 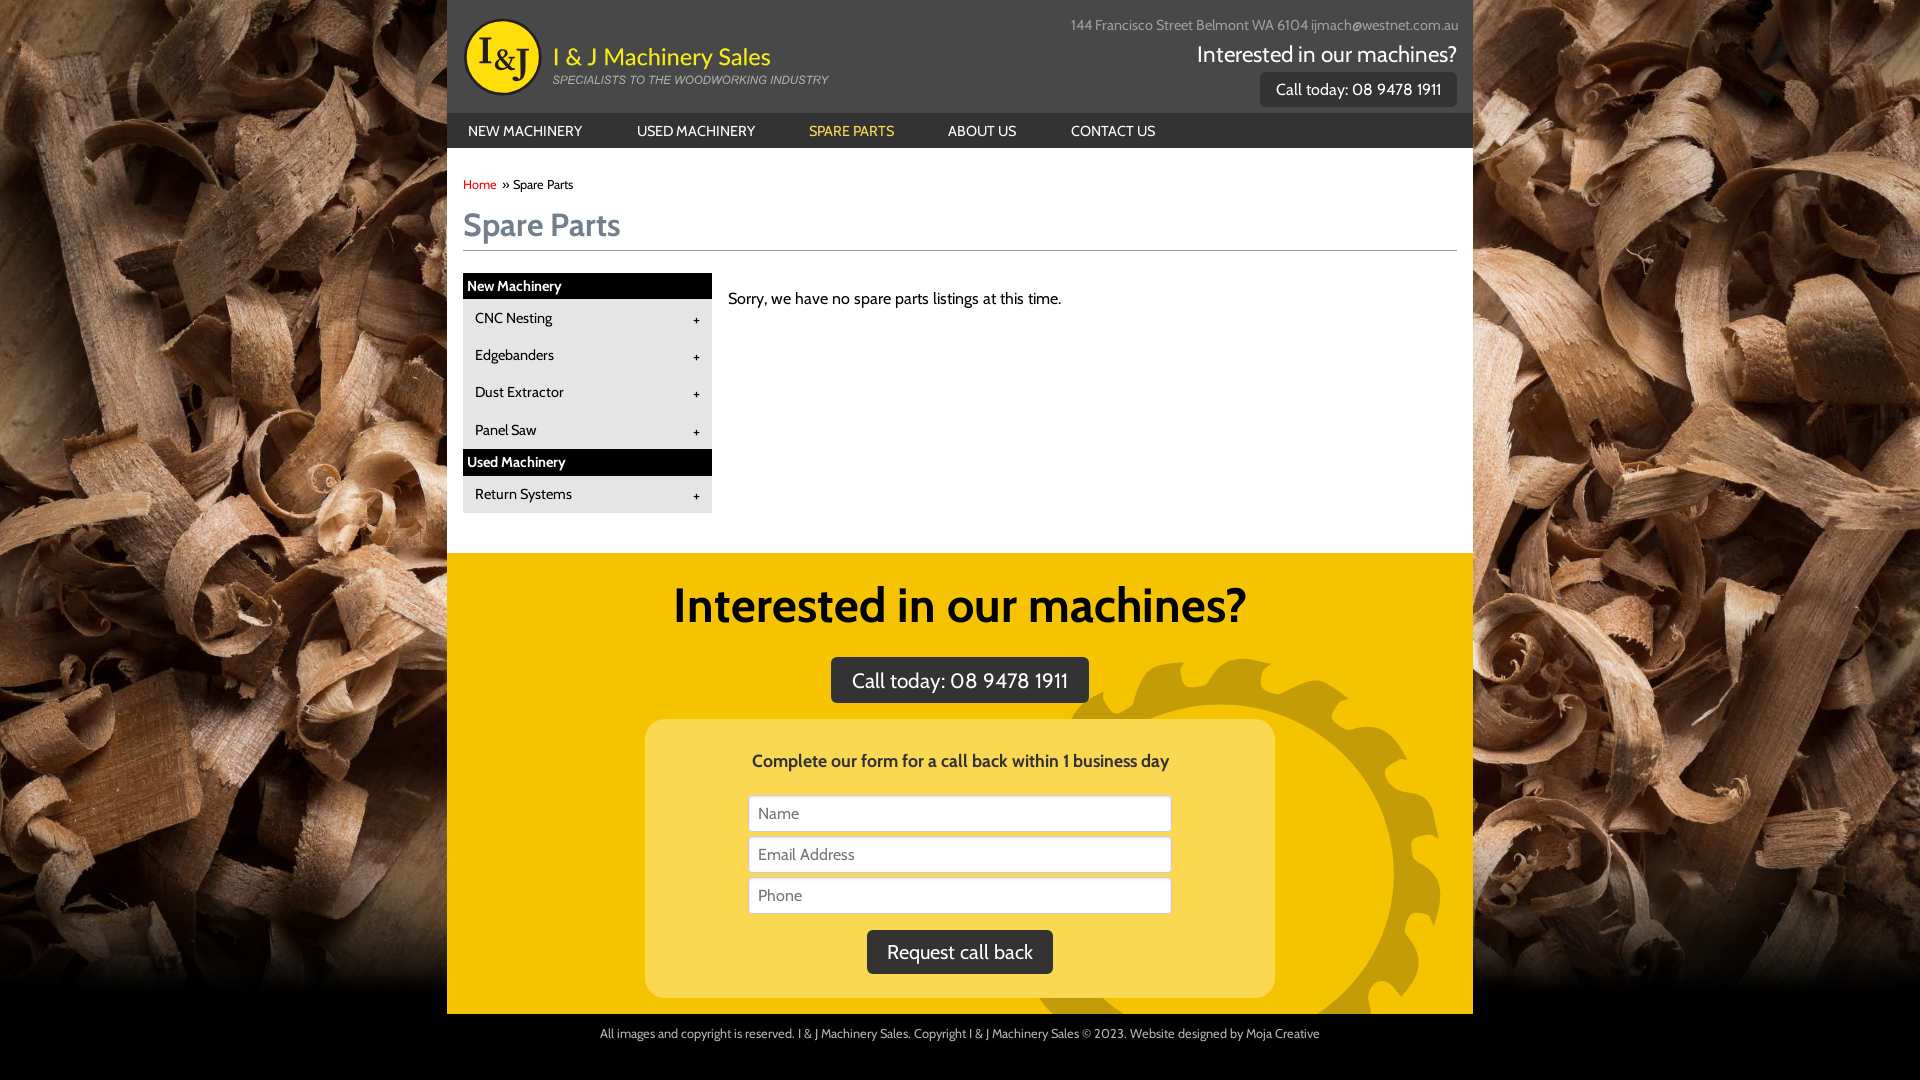 What do you see at coordinates (1384, 24) in the screenshot?
I see `'ijmach@westnet.com.au'` at bounding box center [1384, 24].